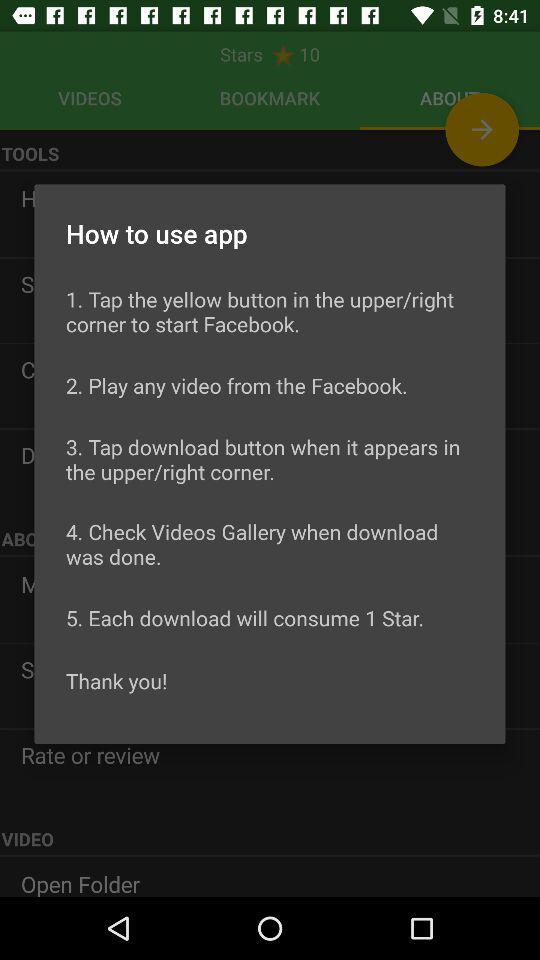  Describe the element at coordinates (270, 544) in the screenshot. I see `4 check videos` at that location.